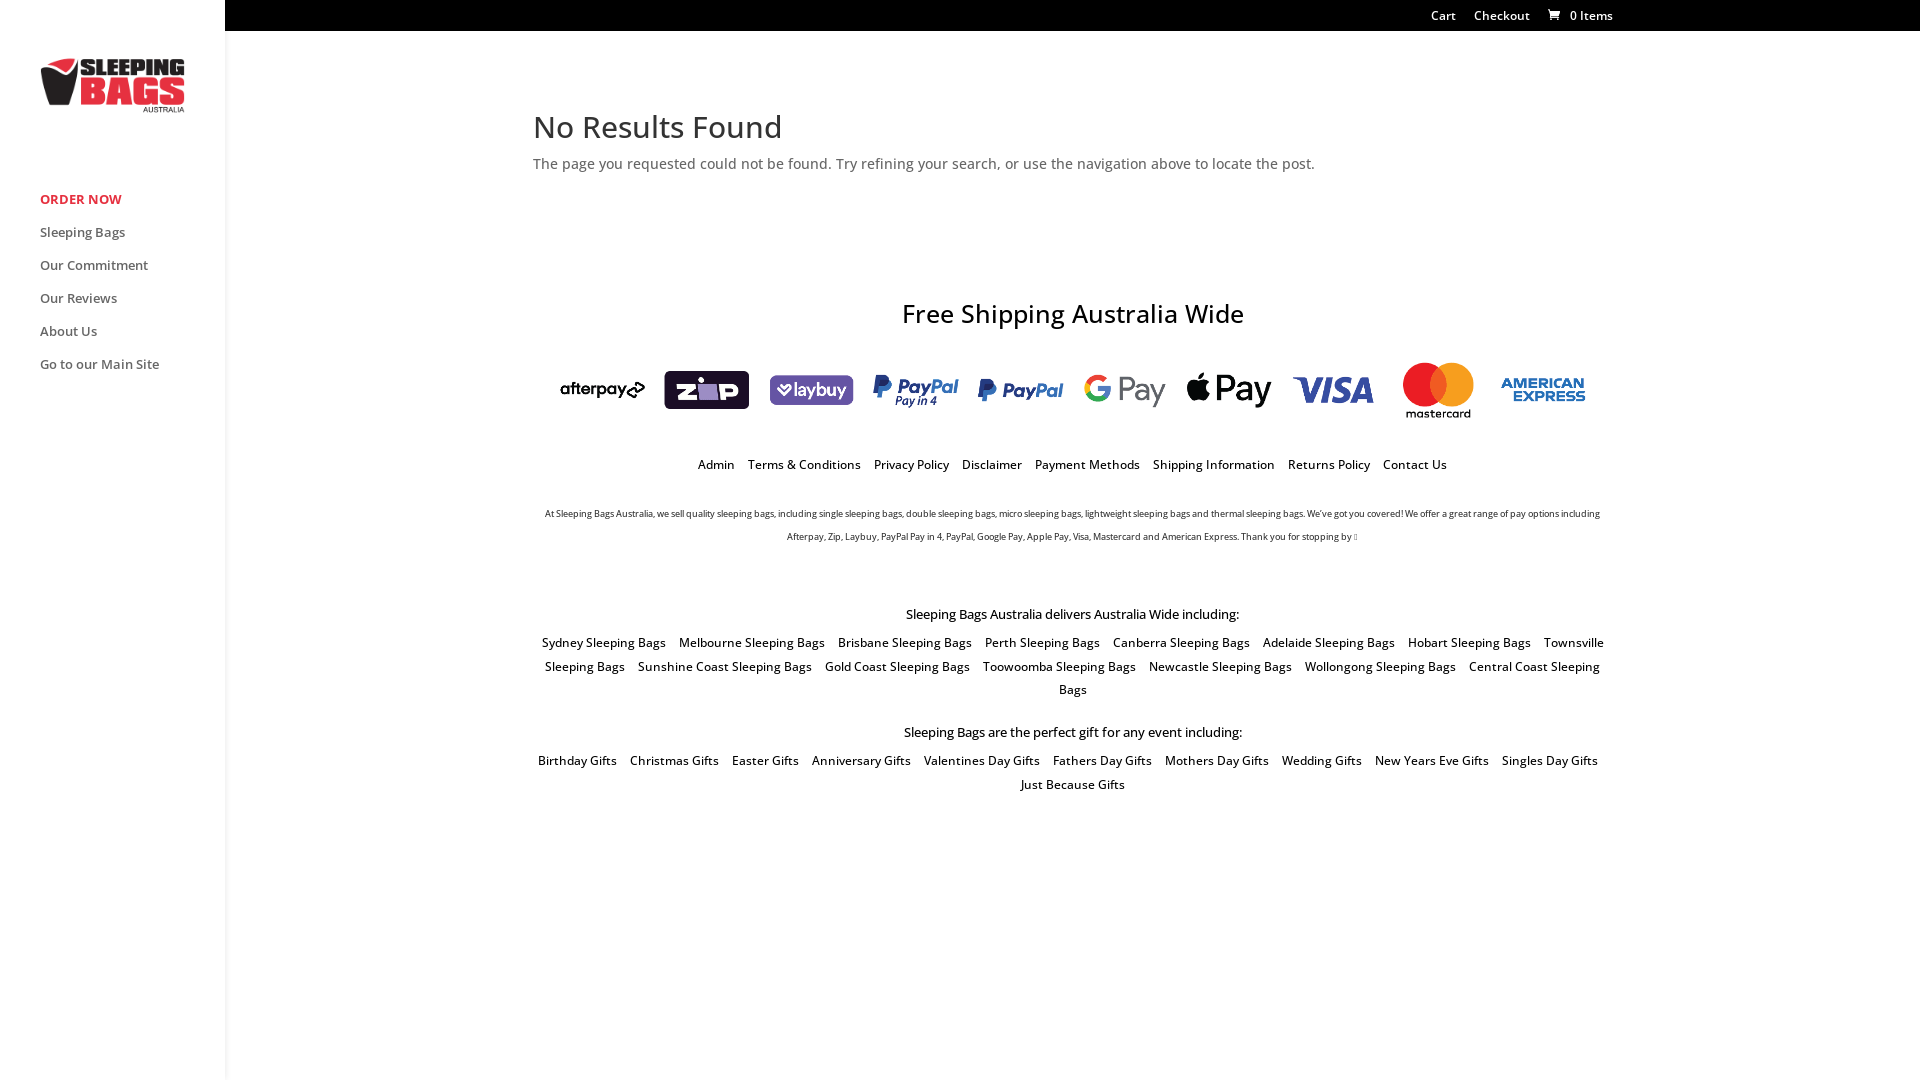 This screenshot has width=1920, height=1080. What do you see at coordinates (1577, 15) in the screenshot?
I see `'0 Items'` at bounding box center [1577, 15].